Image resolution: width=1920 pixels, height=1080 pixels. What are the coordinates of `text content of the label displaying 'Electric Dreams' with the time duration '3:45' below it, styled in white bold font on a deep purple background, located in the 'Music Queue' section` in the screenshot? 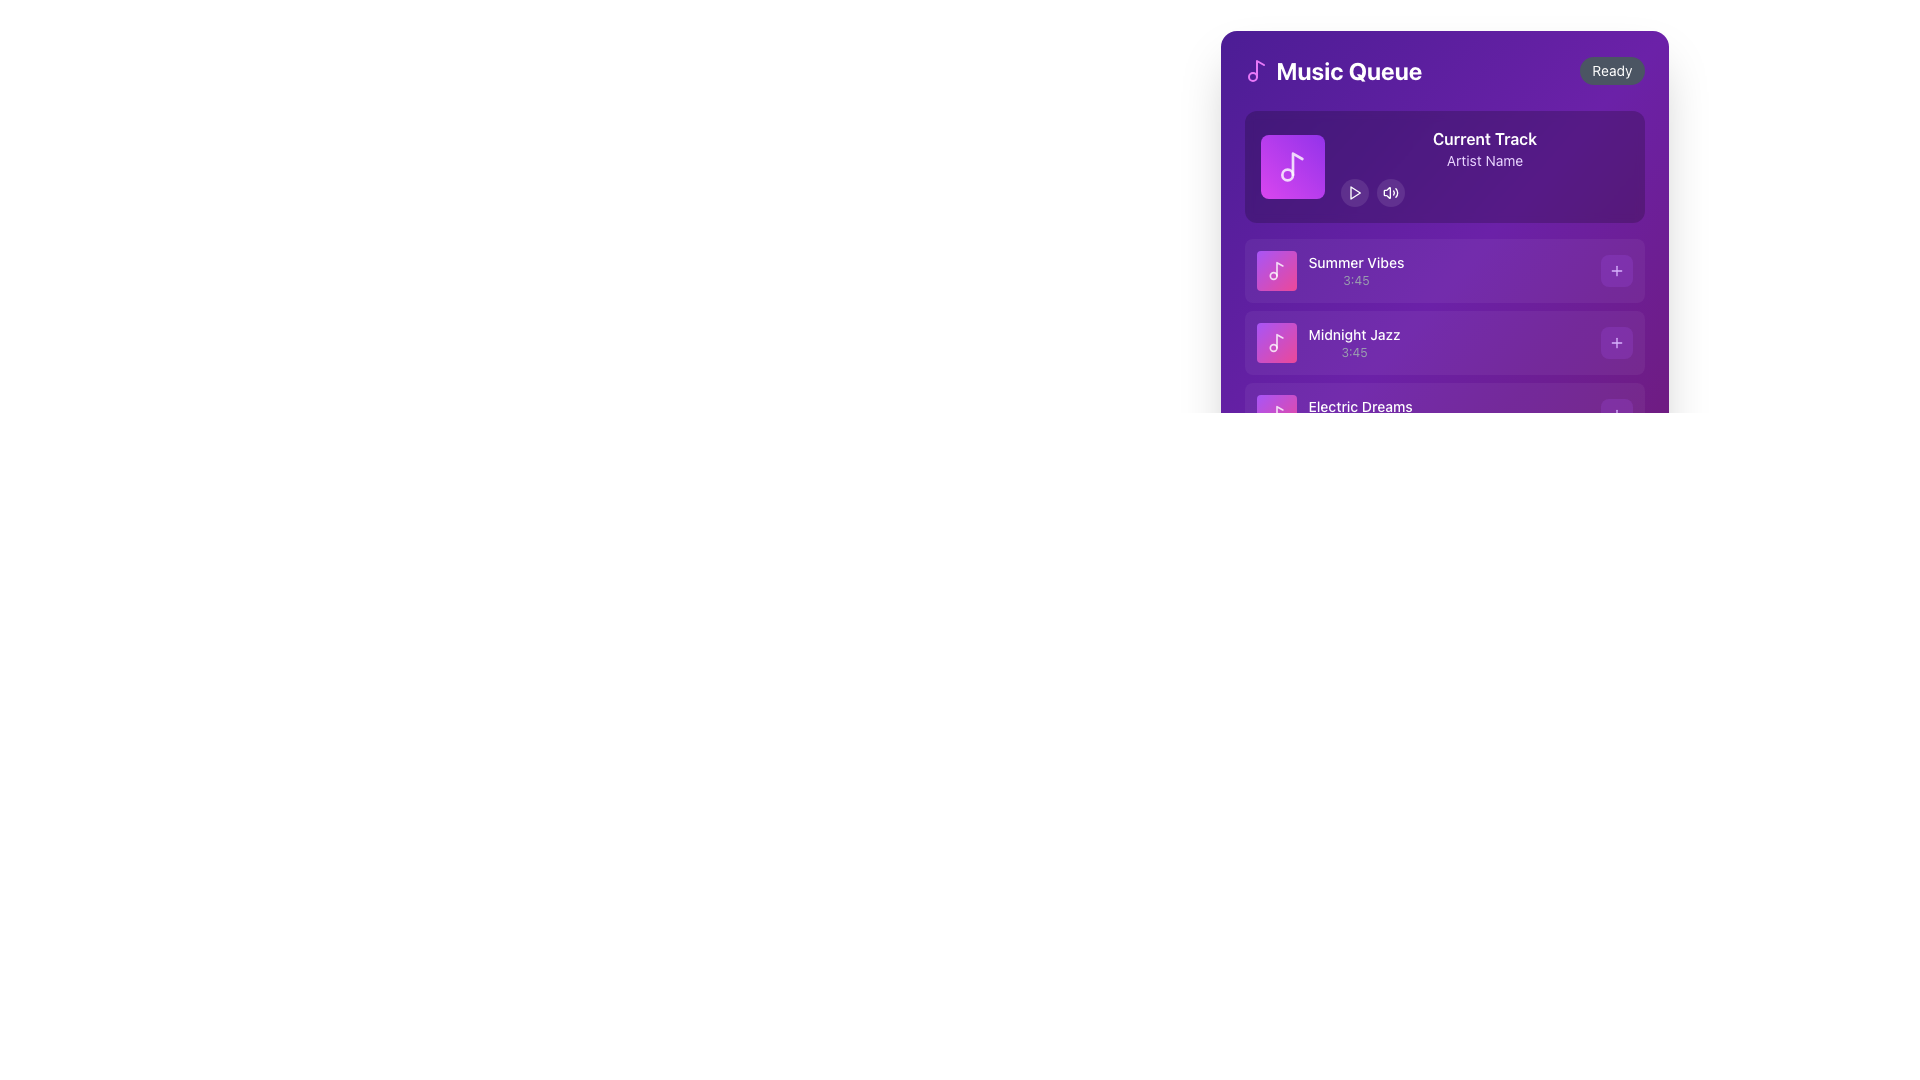 It's located at (1360, 414).